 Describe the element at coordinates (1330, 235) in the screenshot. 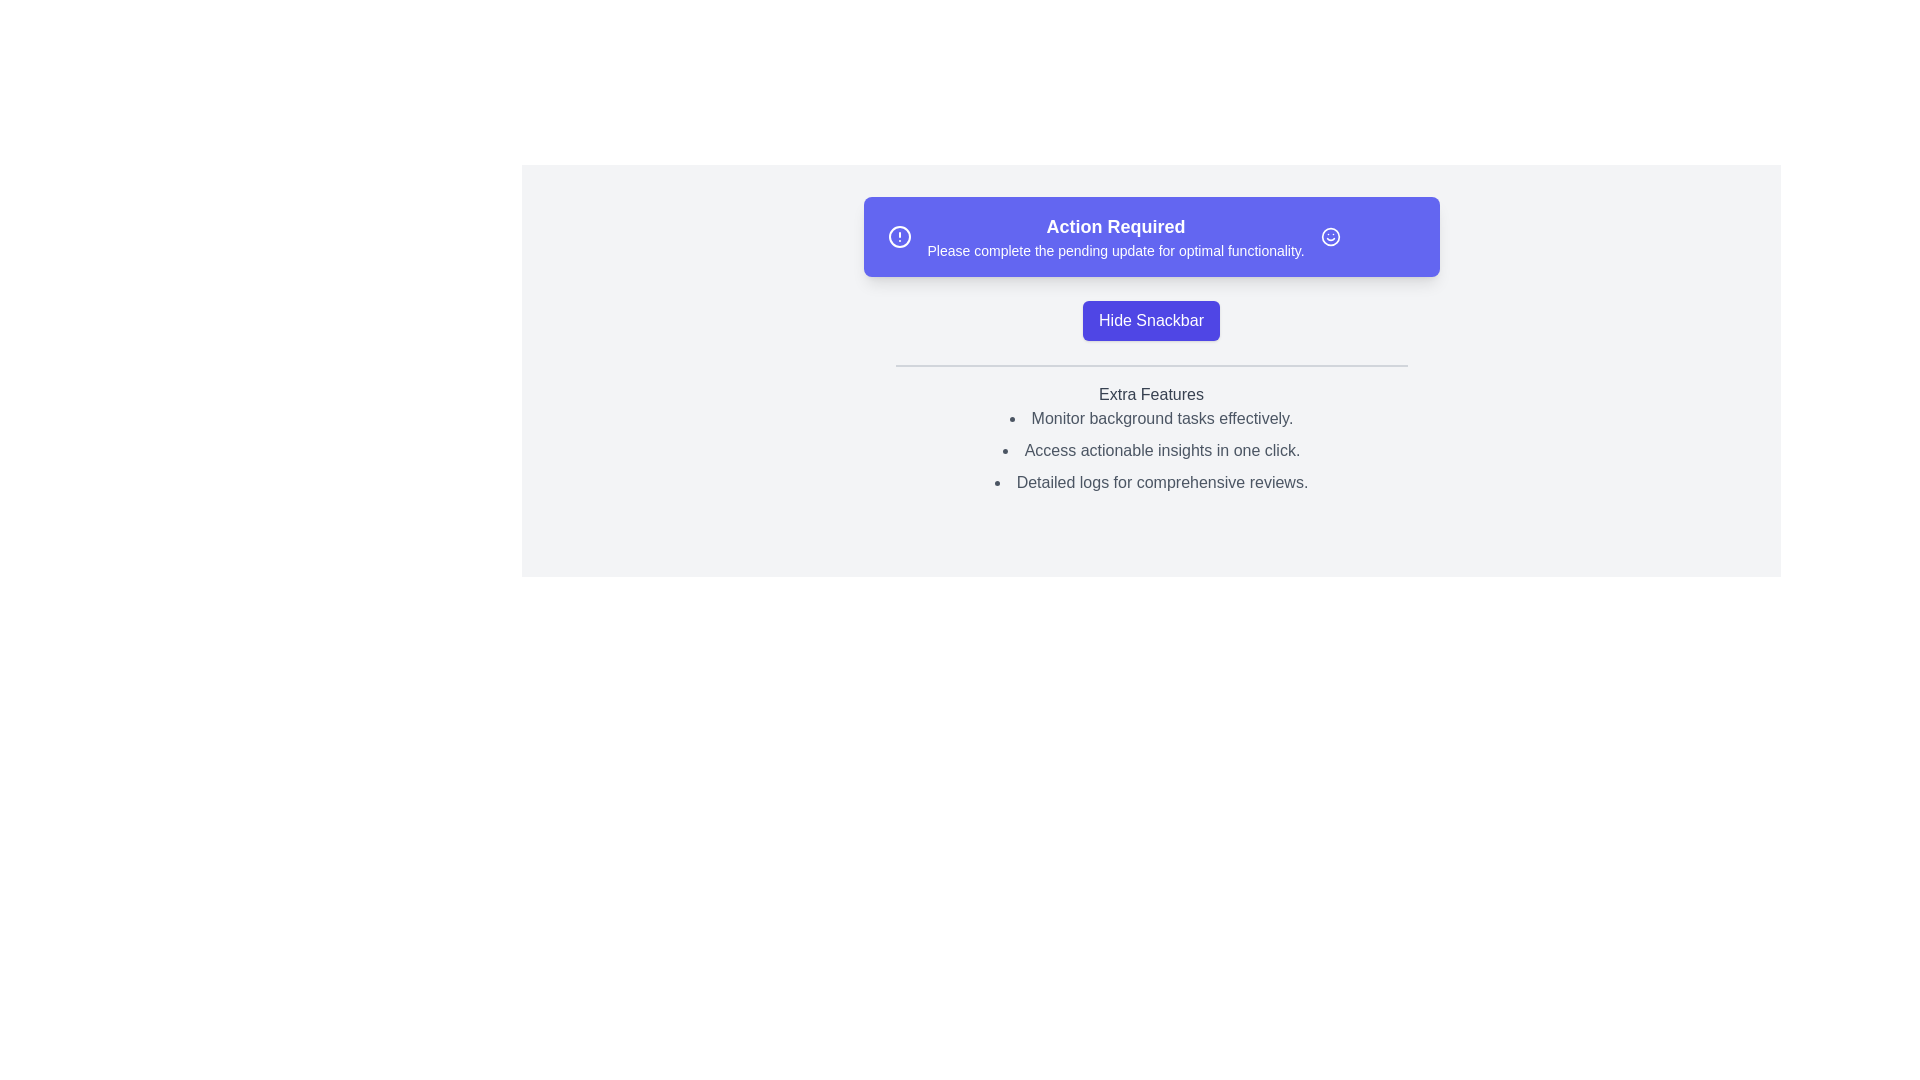

I see `close button (smiley icon) on the snackbar to hide it` at that location.